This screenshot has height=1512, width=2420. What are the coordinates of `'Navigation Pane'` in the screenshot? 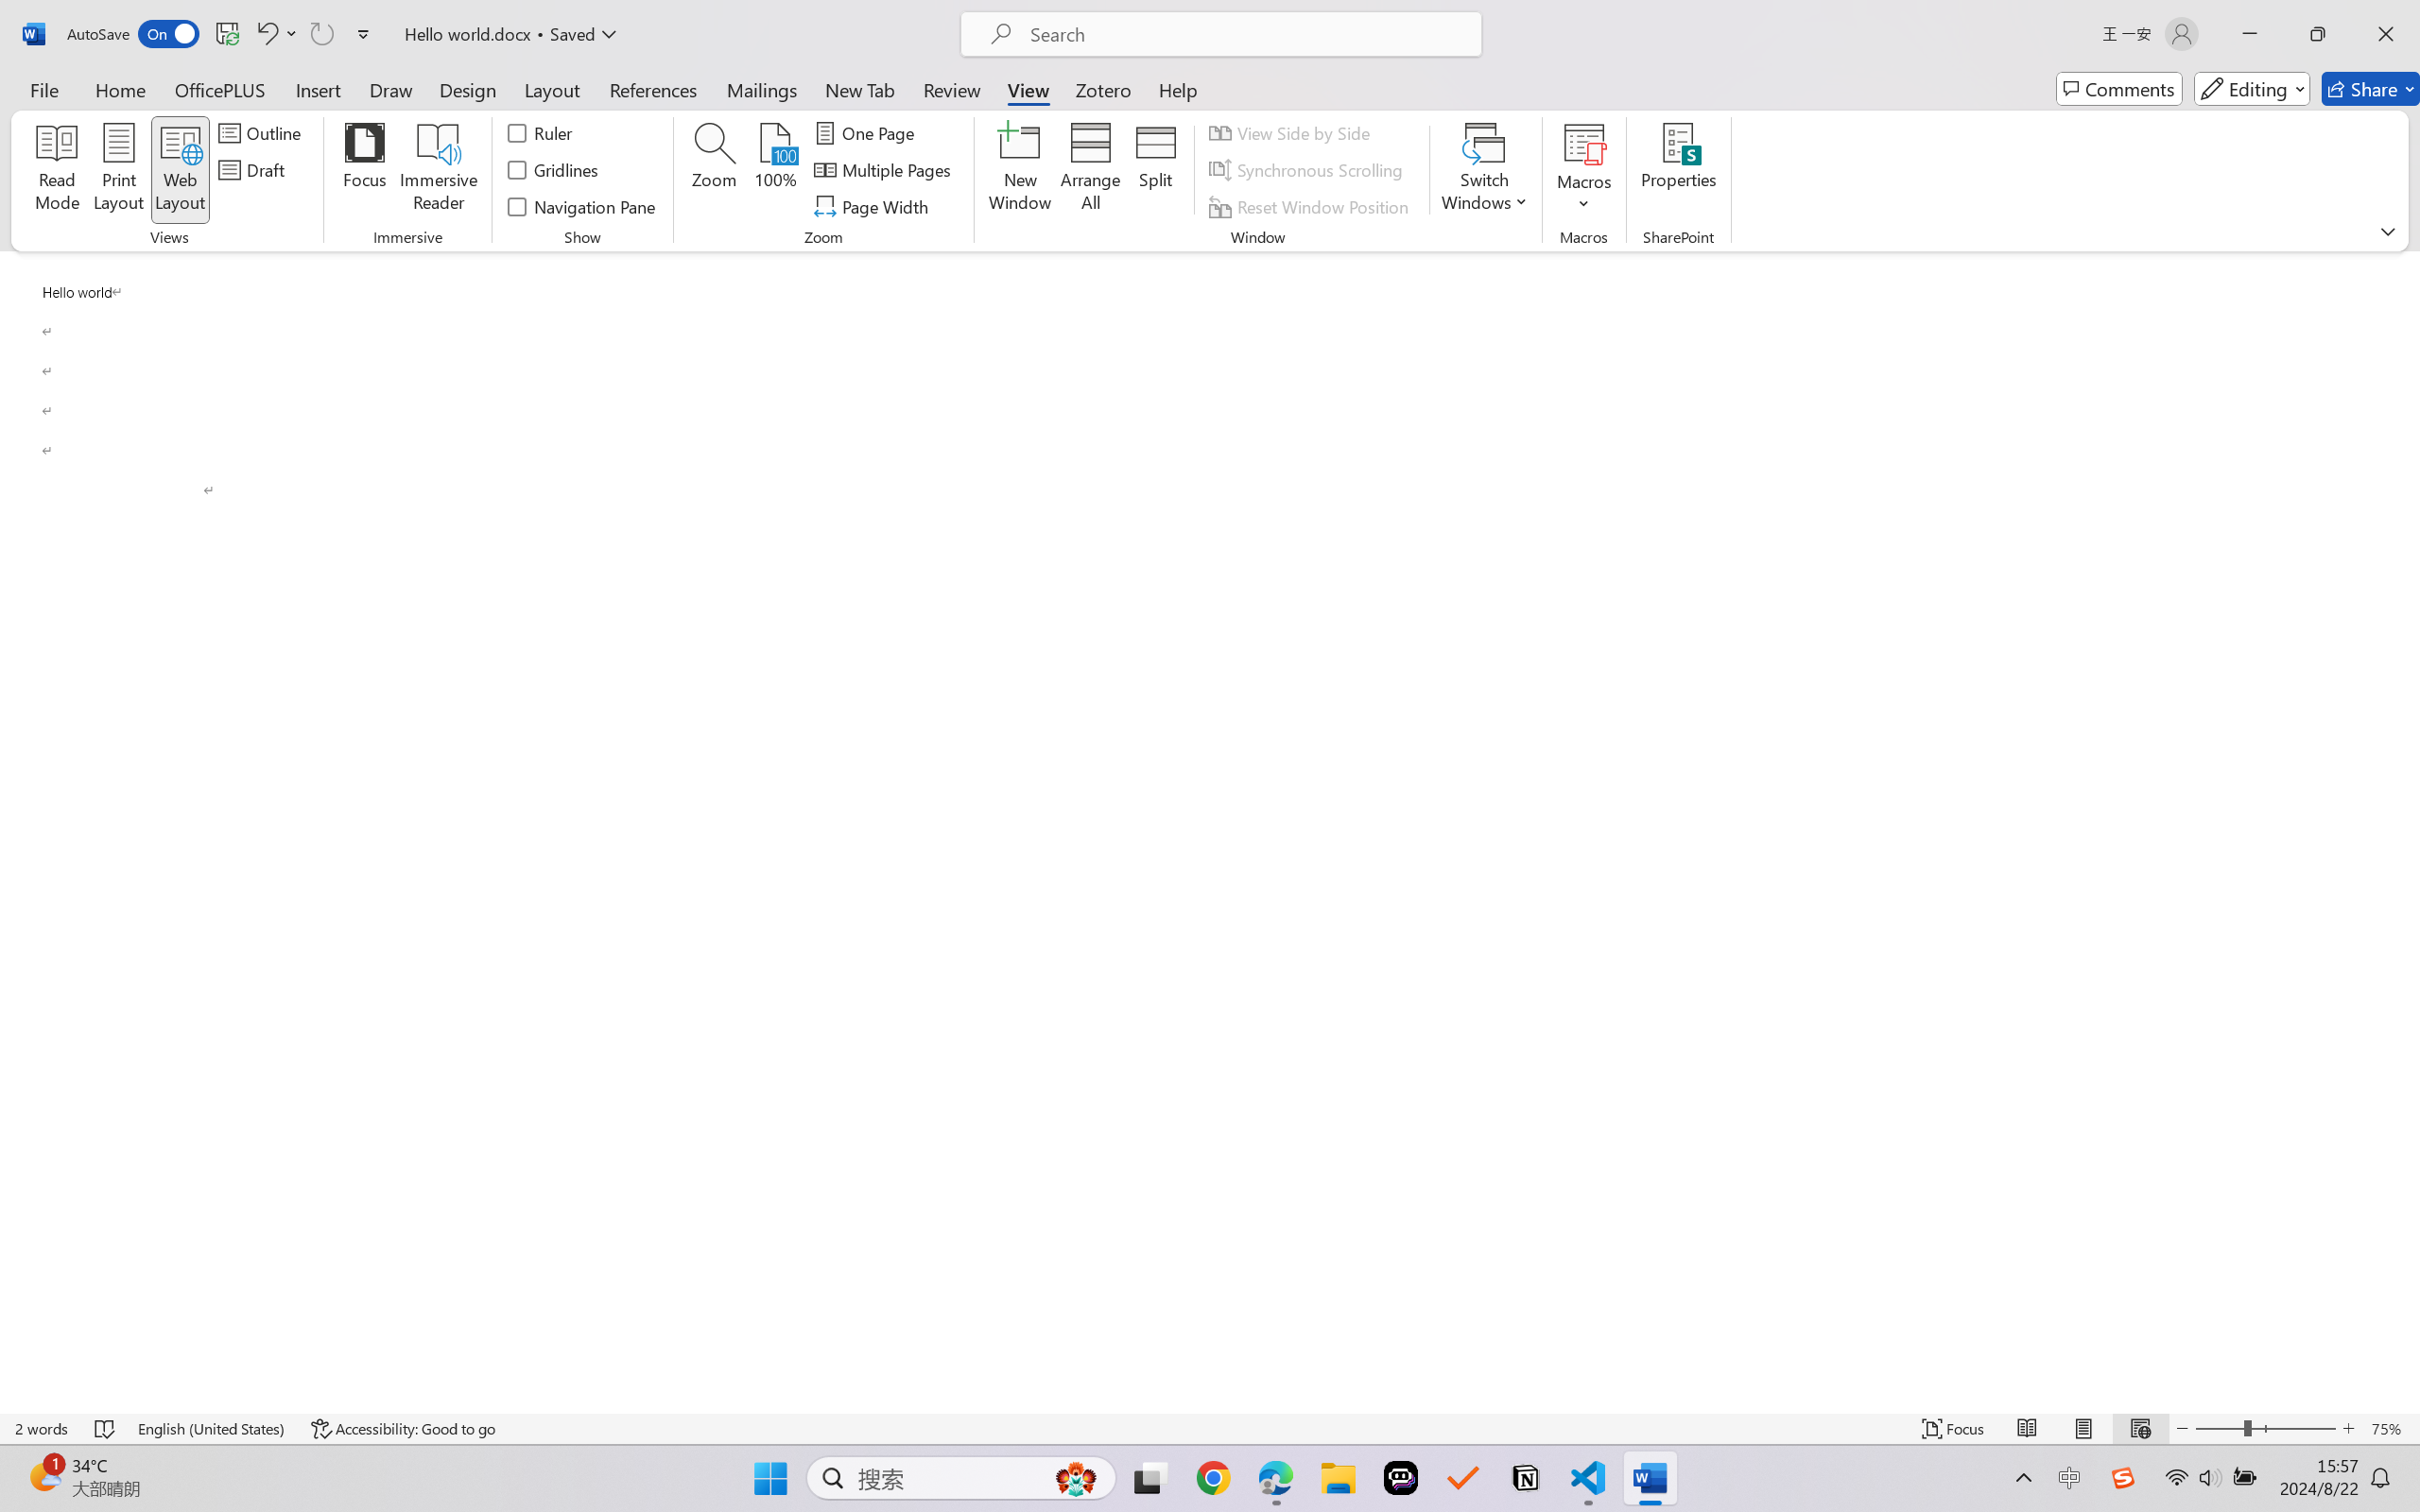 It's located at (581, 207).